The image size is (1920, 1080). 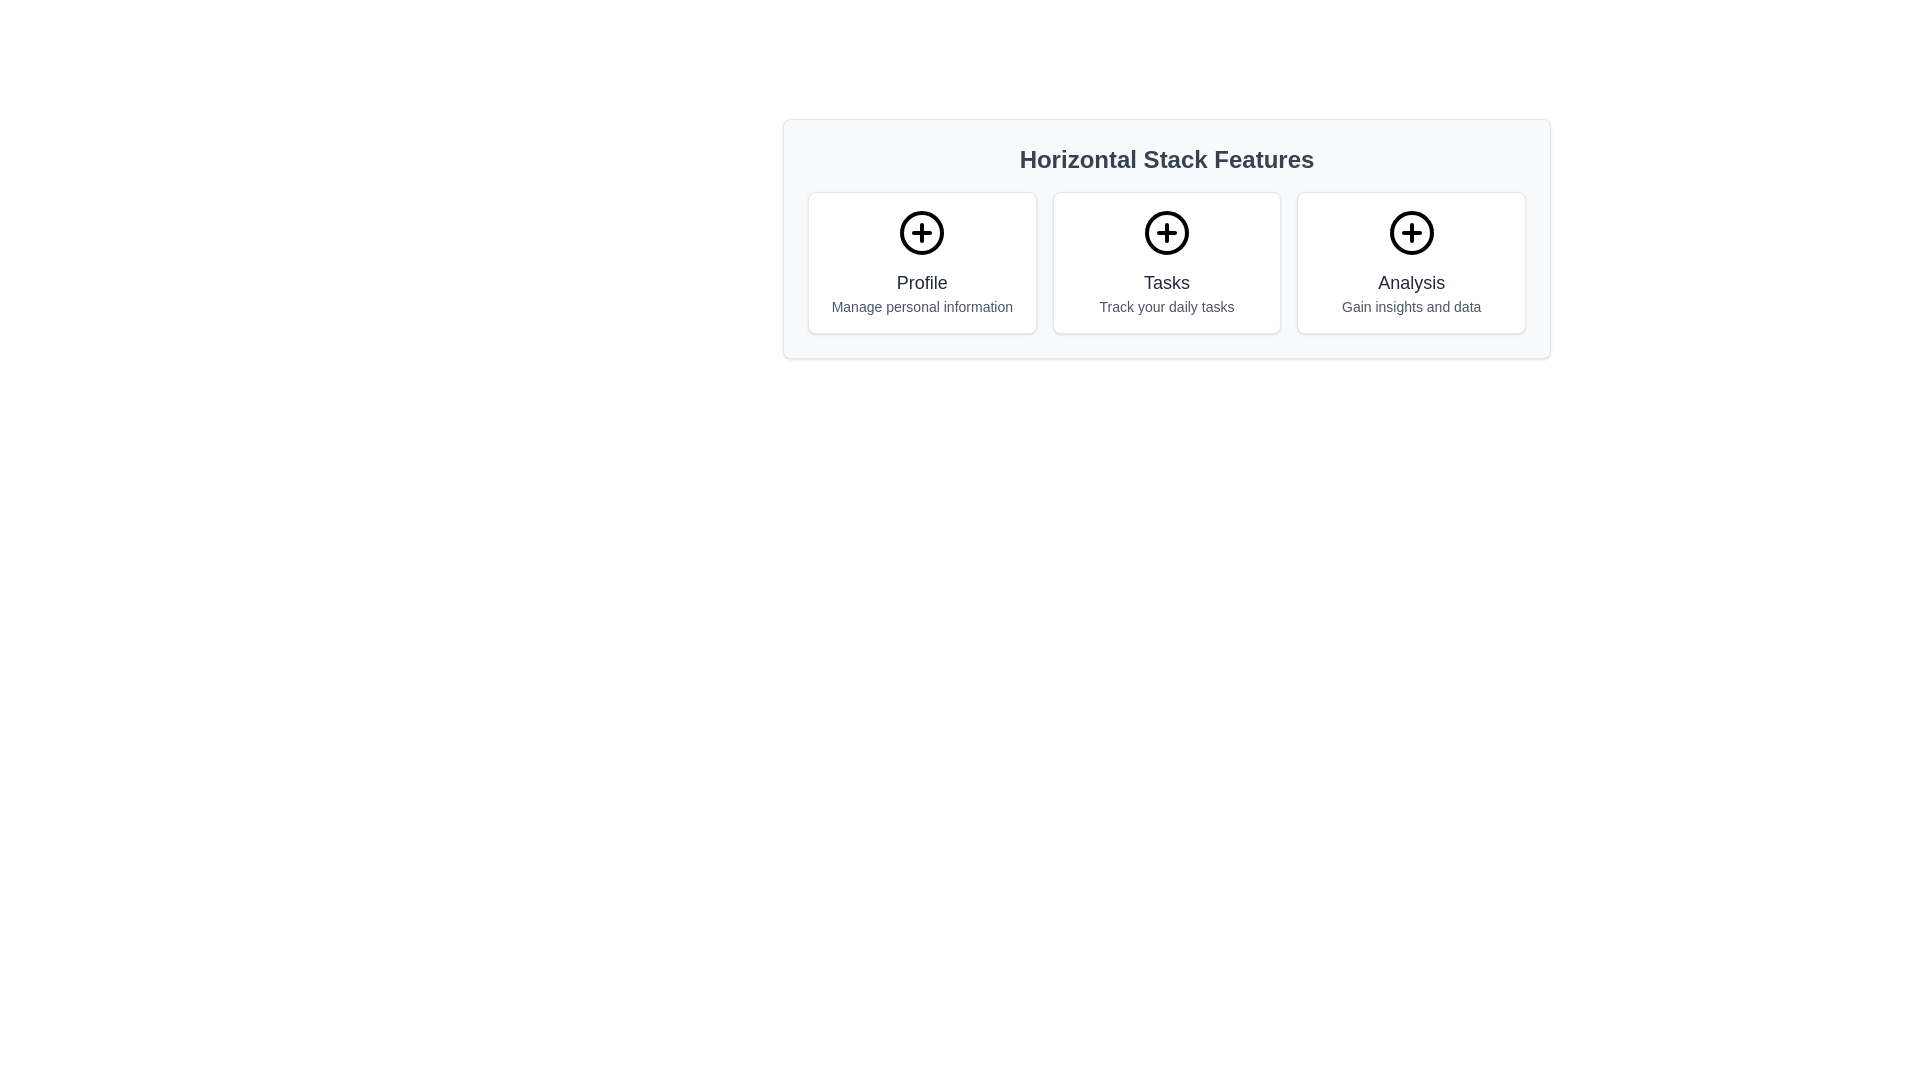 What do you see at coordinates (1410, 231) in the screenshot?
I see `the circular icon with a black outline and a centered '+' sign, which is part of the 'Analysis' group in the rightmost card of the horizontally aligned group of three cards` at bounding box center [1410, 231].